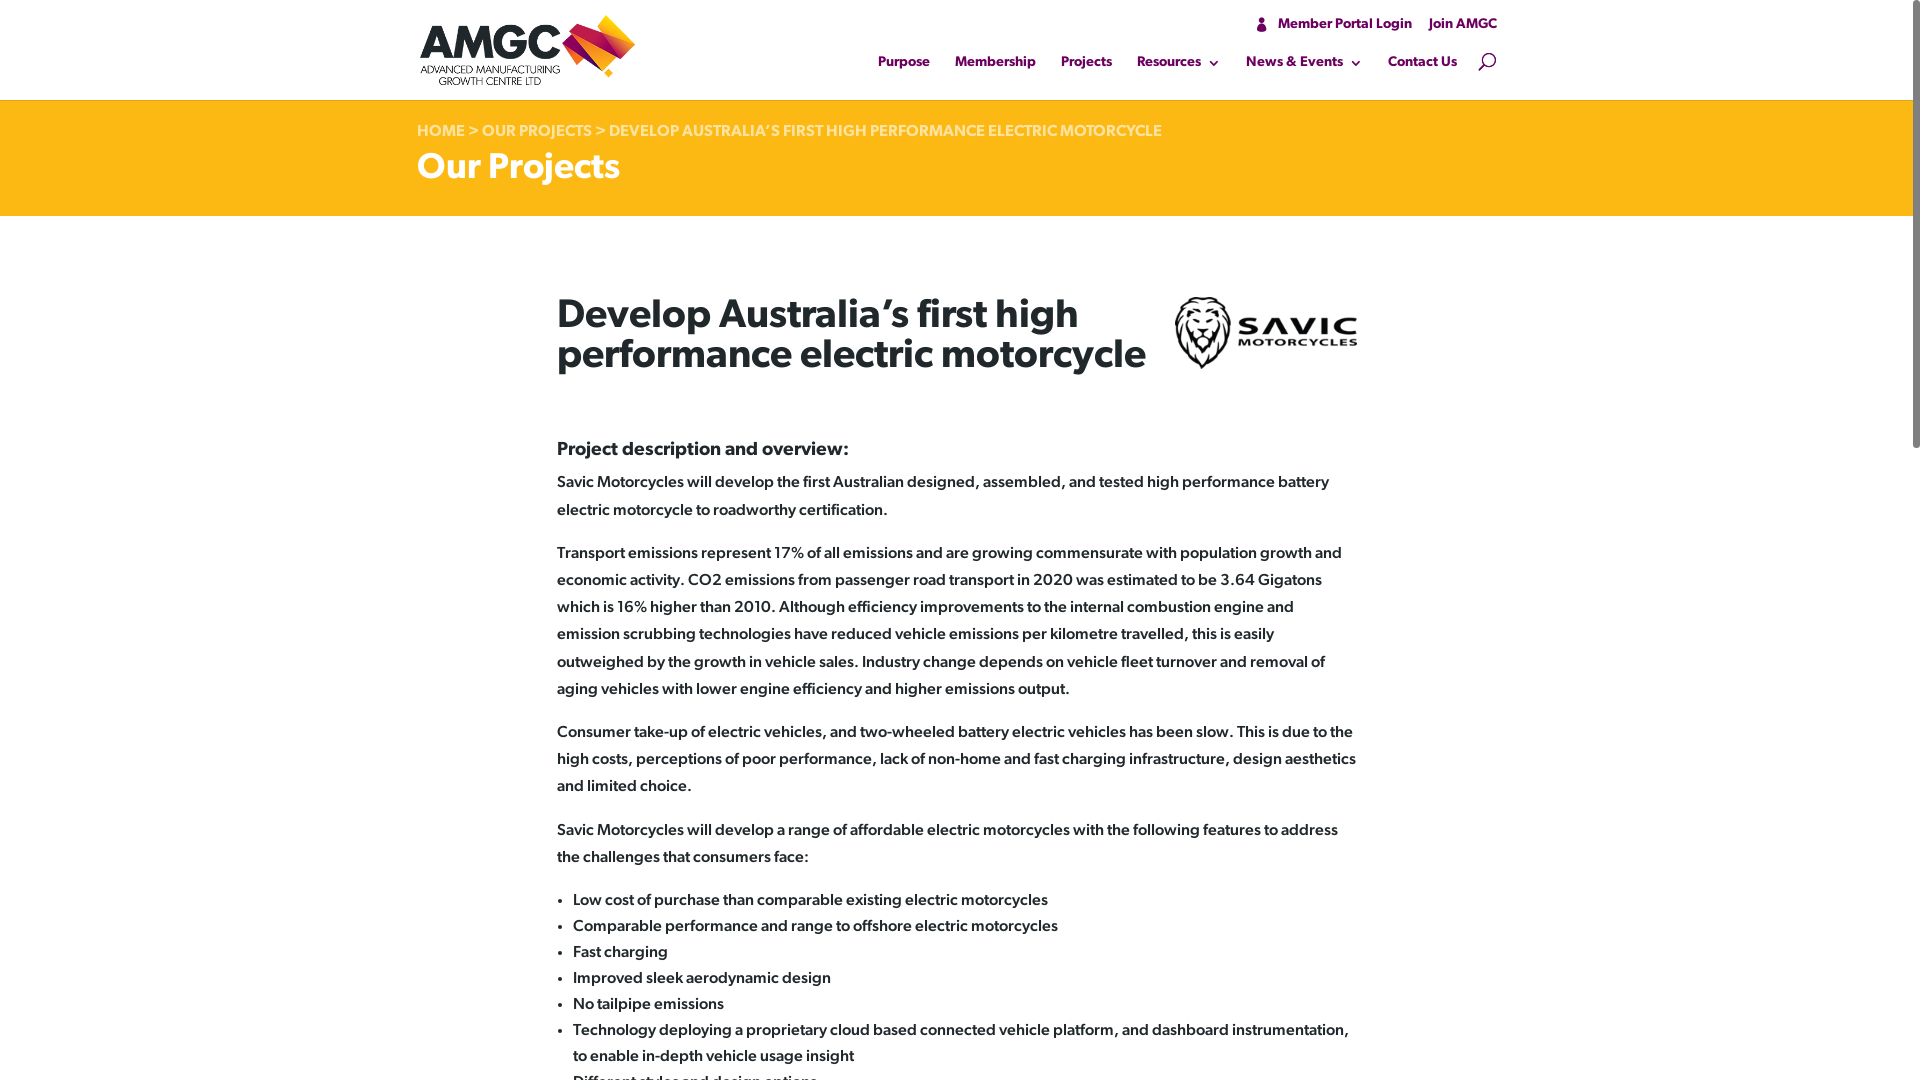  I want to click on 'Member Portal Login', so click(1333, 24).